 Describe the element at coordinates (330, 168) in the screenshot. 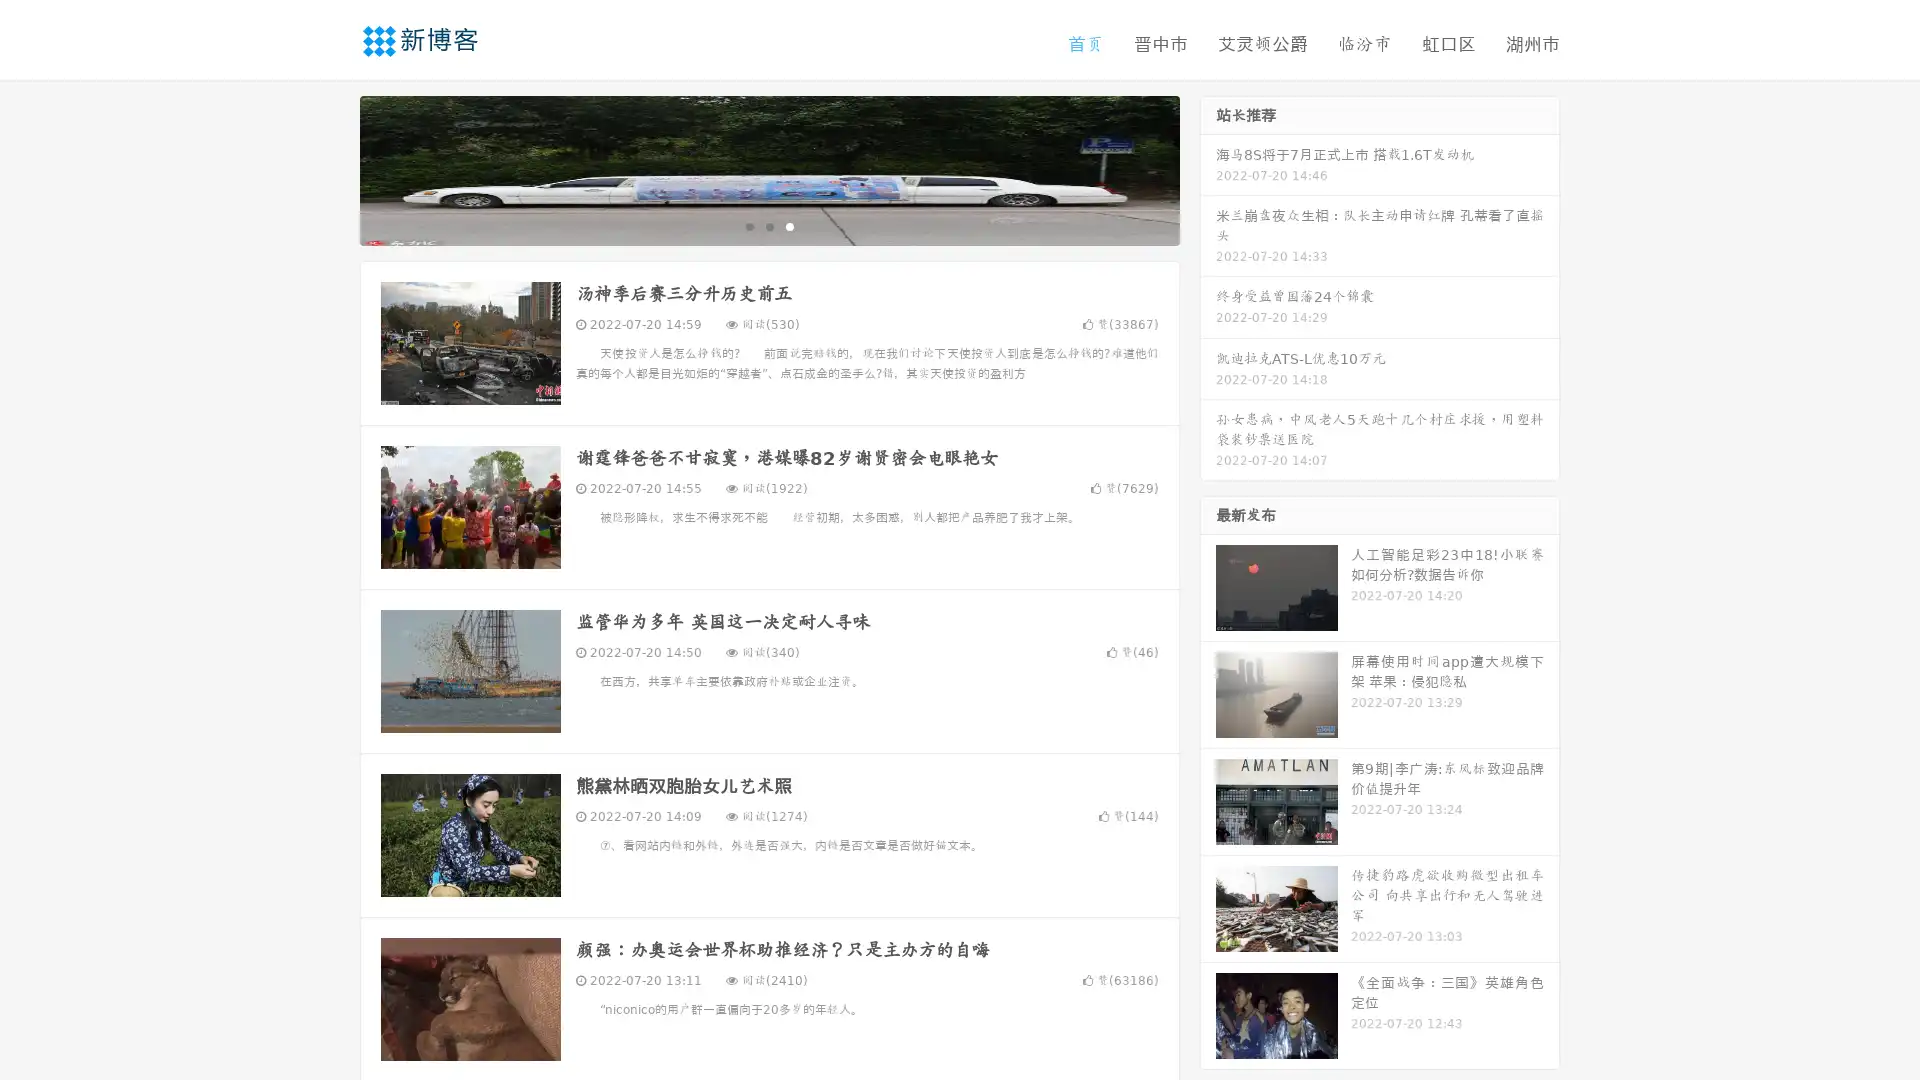

I see `Previous slide` at that location.